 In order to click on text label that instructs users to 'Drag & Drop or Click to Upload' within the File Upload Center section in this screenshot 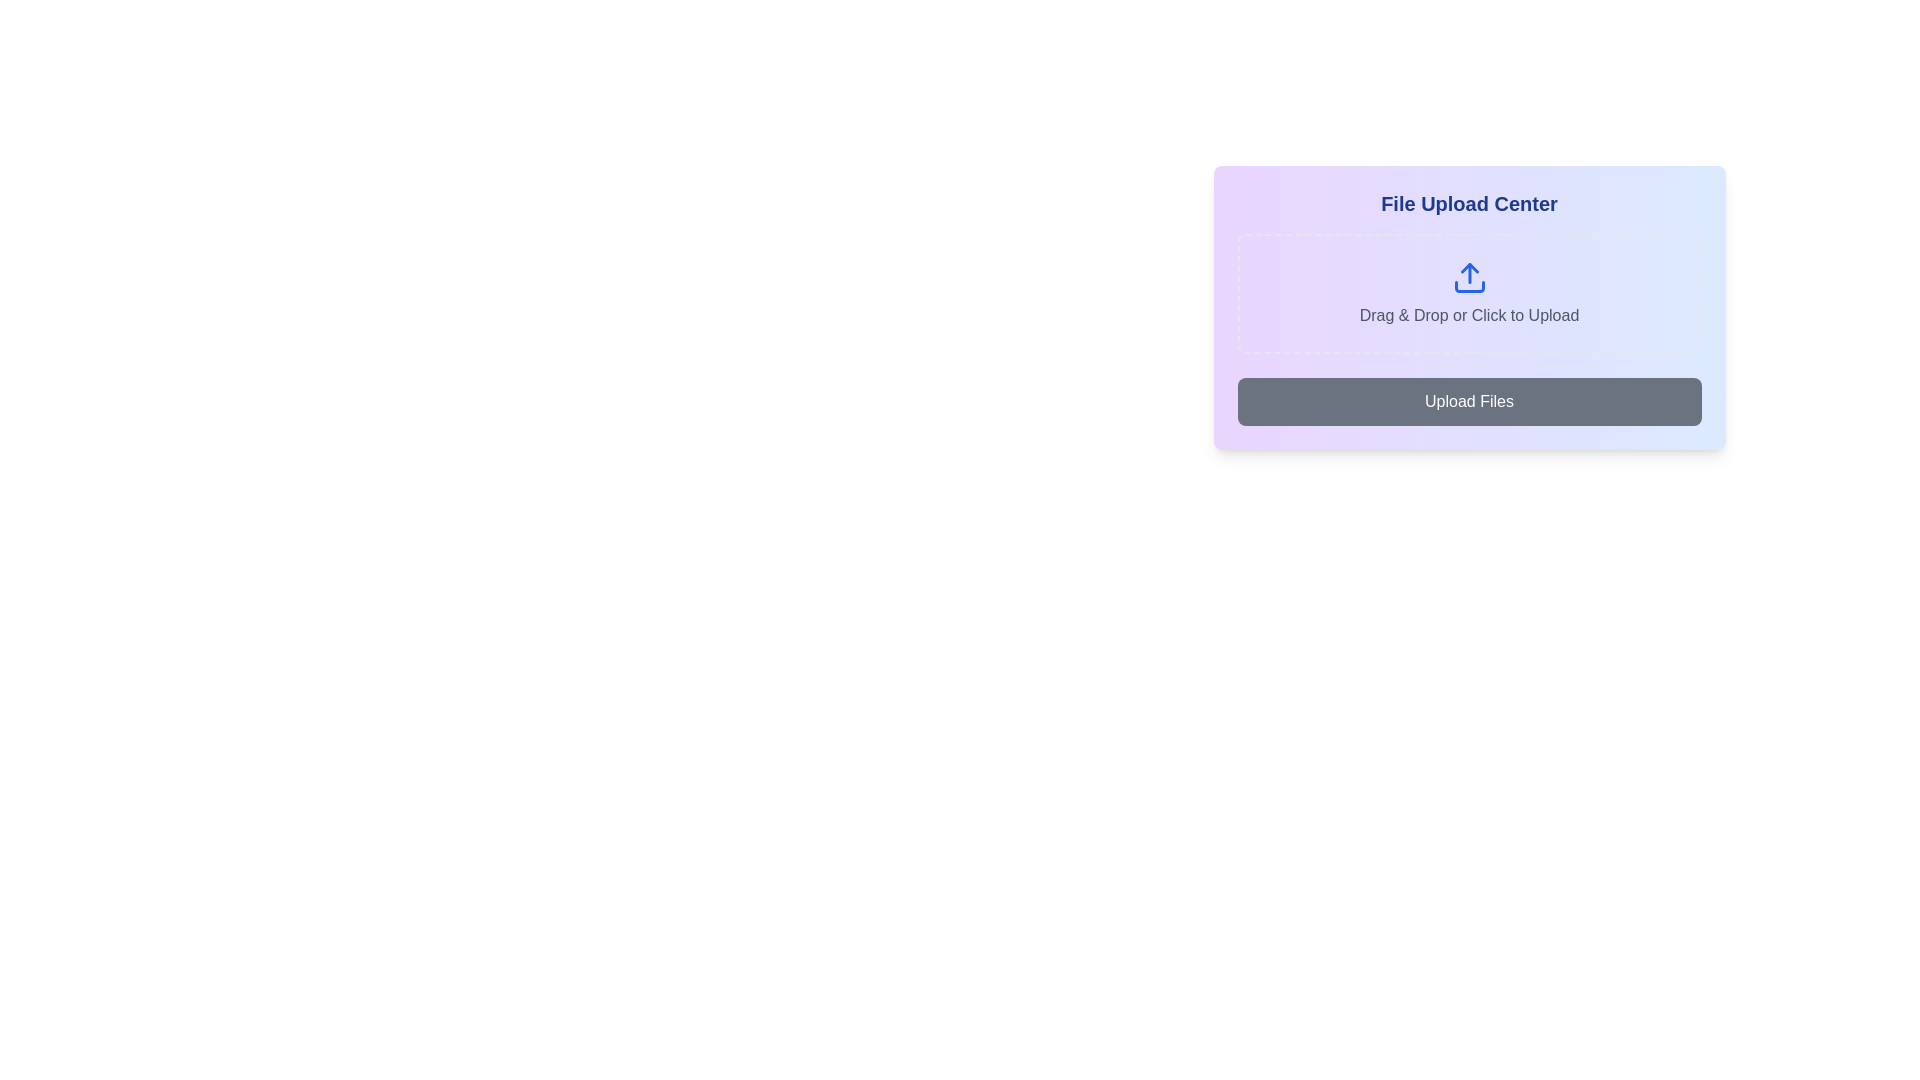, I will do `click(1469, 315)`.